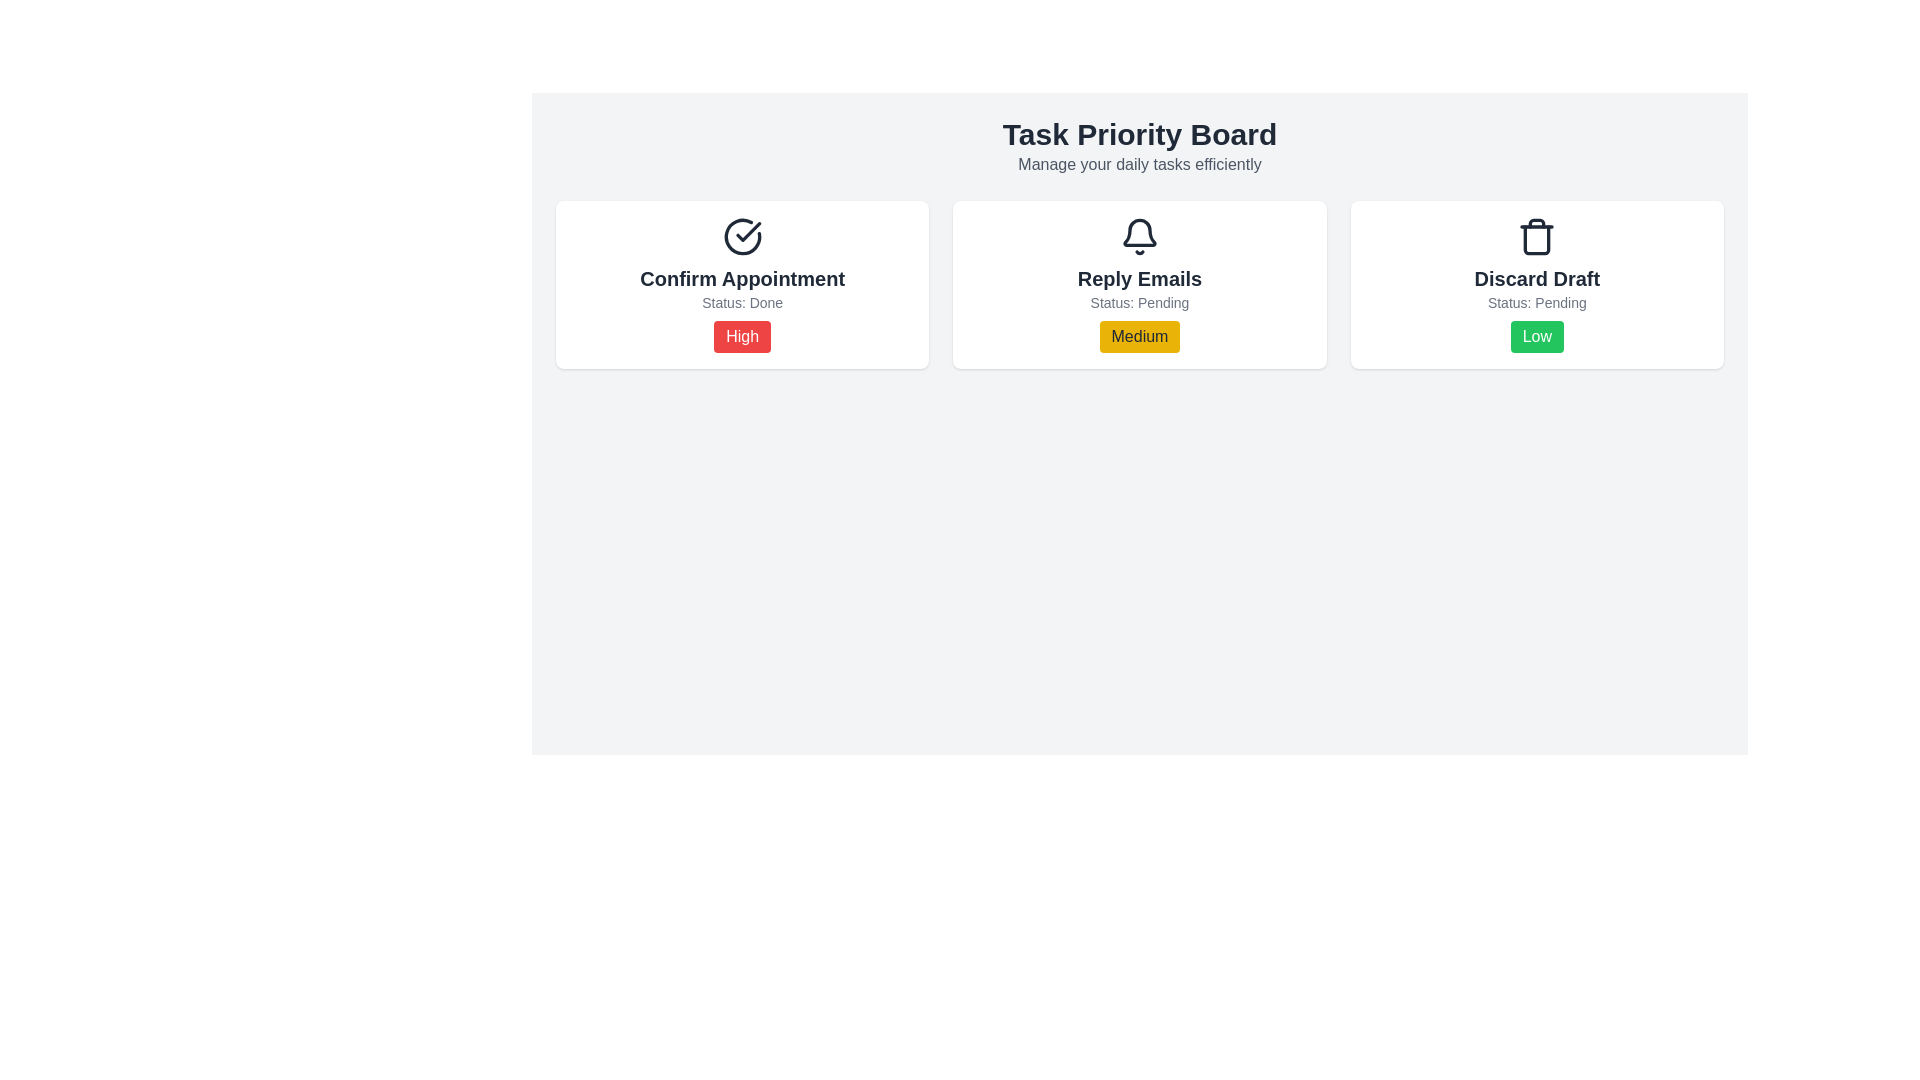 The height and width of the screenshot is (1080, 1920). Describe the element at coordinates (1536, 335) in the screenshot. I see `the visual indicator representing the low priority status of the task 'Discard Draft'` at that location.